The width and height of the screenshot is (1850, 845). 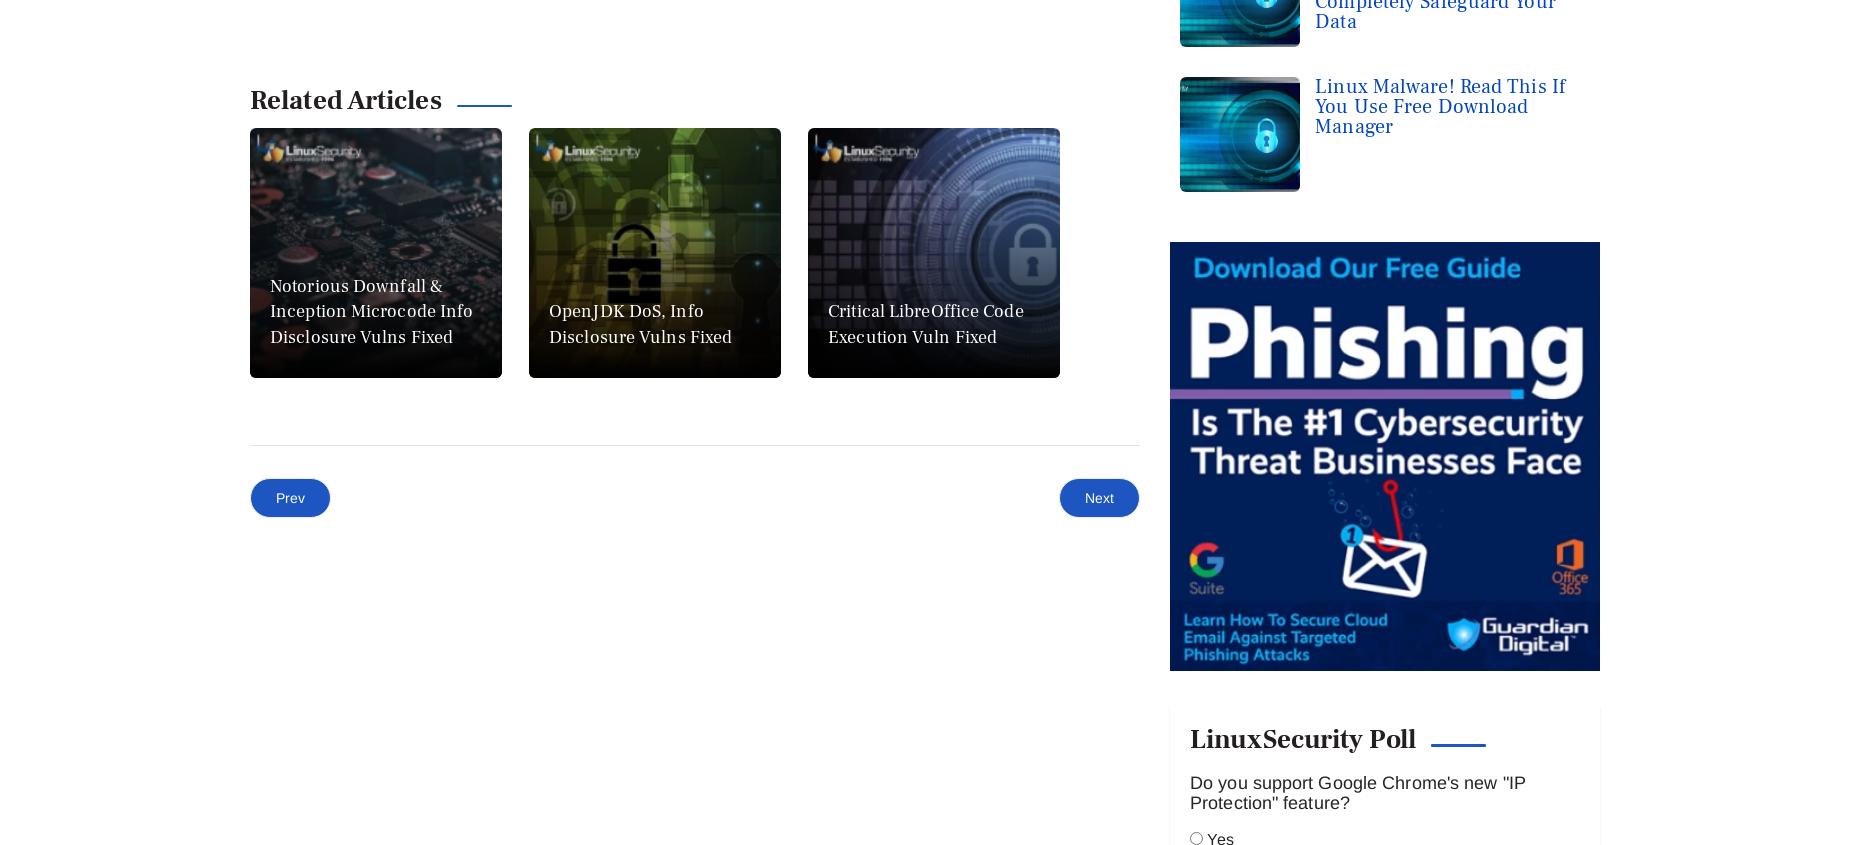 What do you see at coordinates (492, 744) in the screenshot?
I see `'Debian'` at bounding box center [492, 744].